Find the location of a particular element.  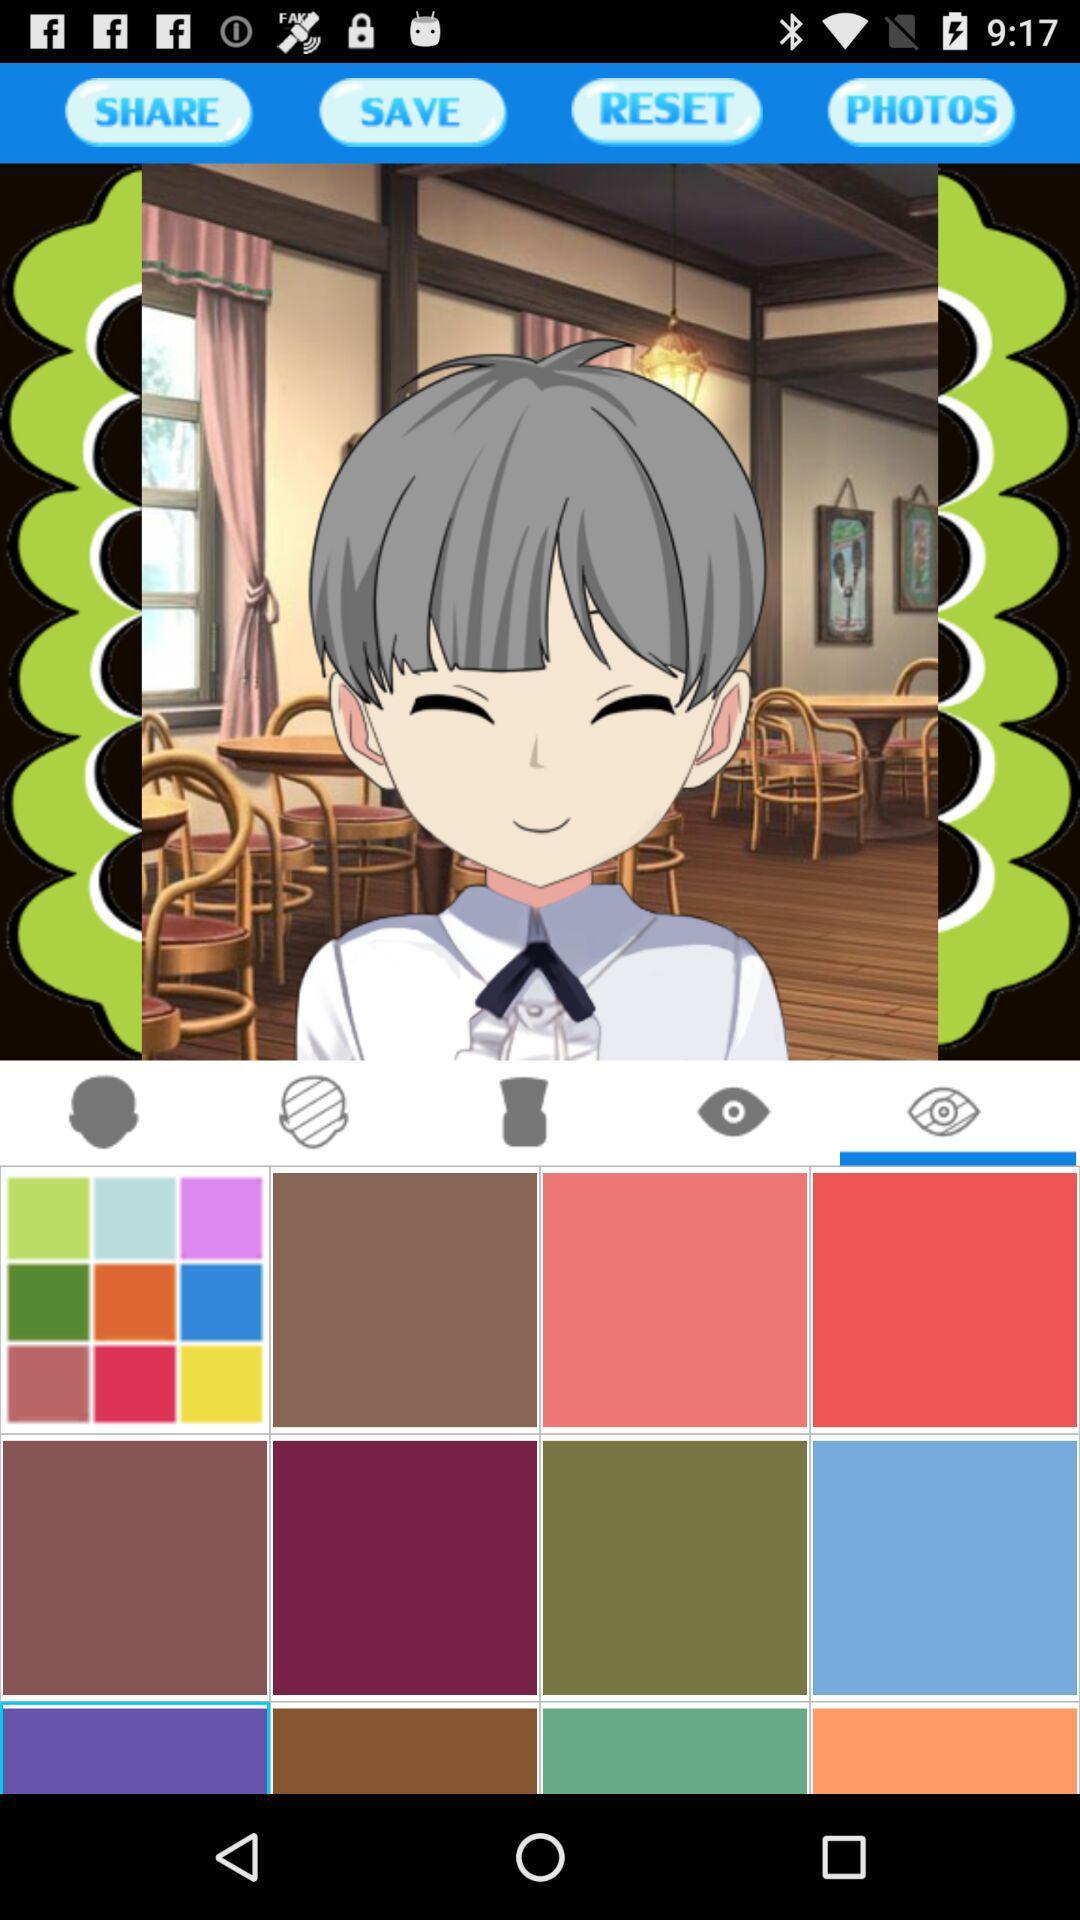

button is located at coordinates (411, 111).